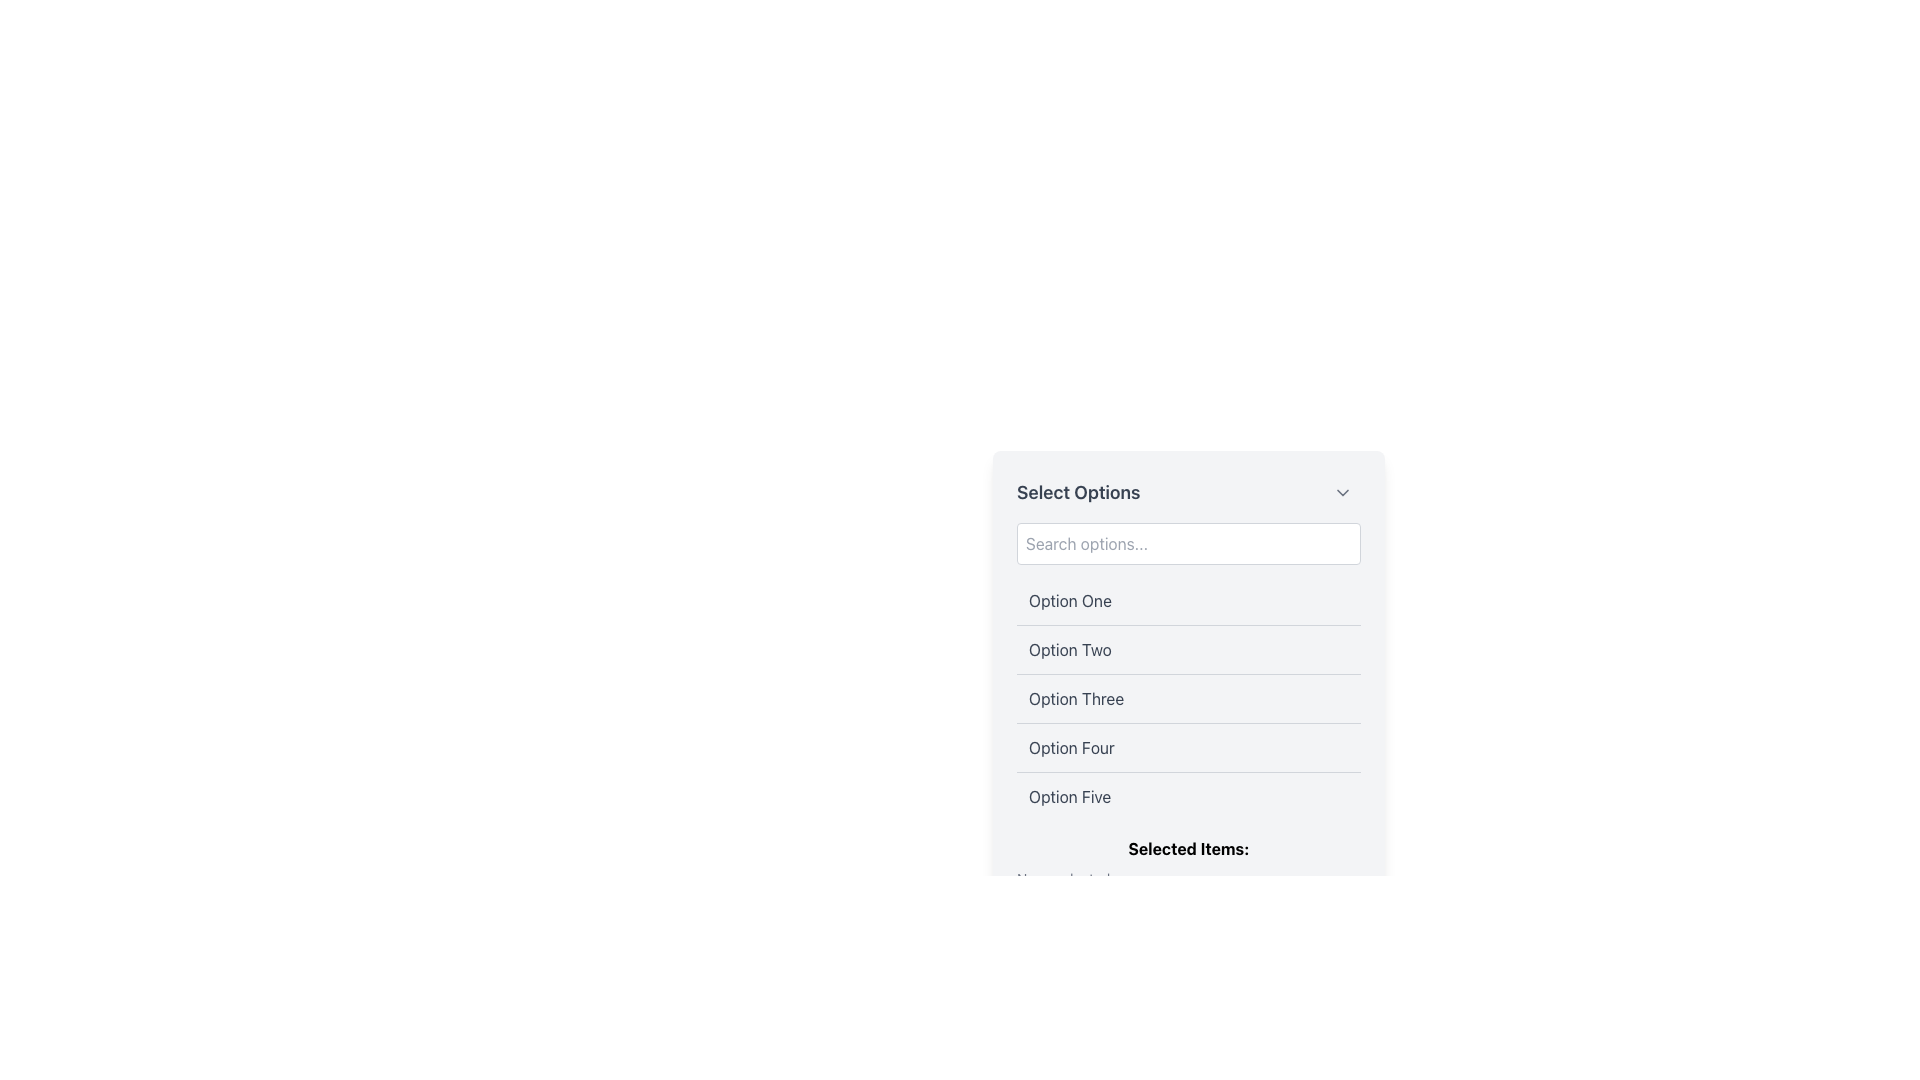 The width and height of the screenshot is (1920, 1080). Describe the element at coordinates (1189, 648) in the screenshot. I see `the List Item labeled 'Option Two'` at that location.